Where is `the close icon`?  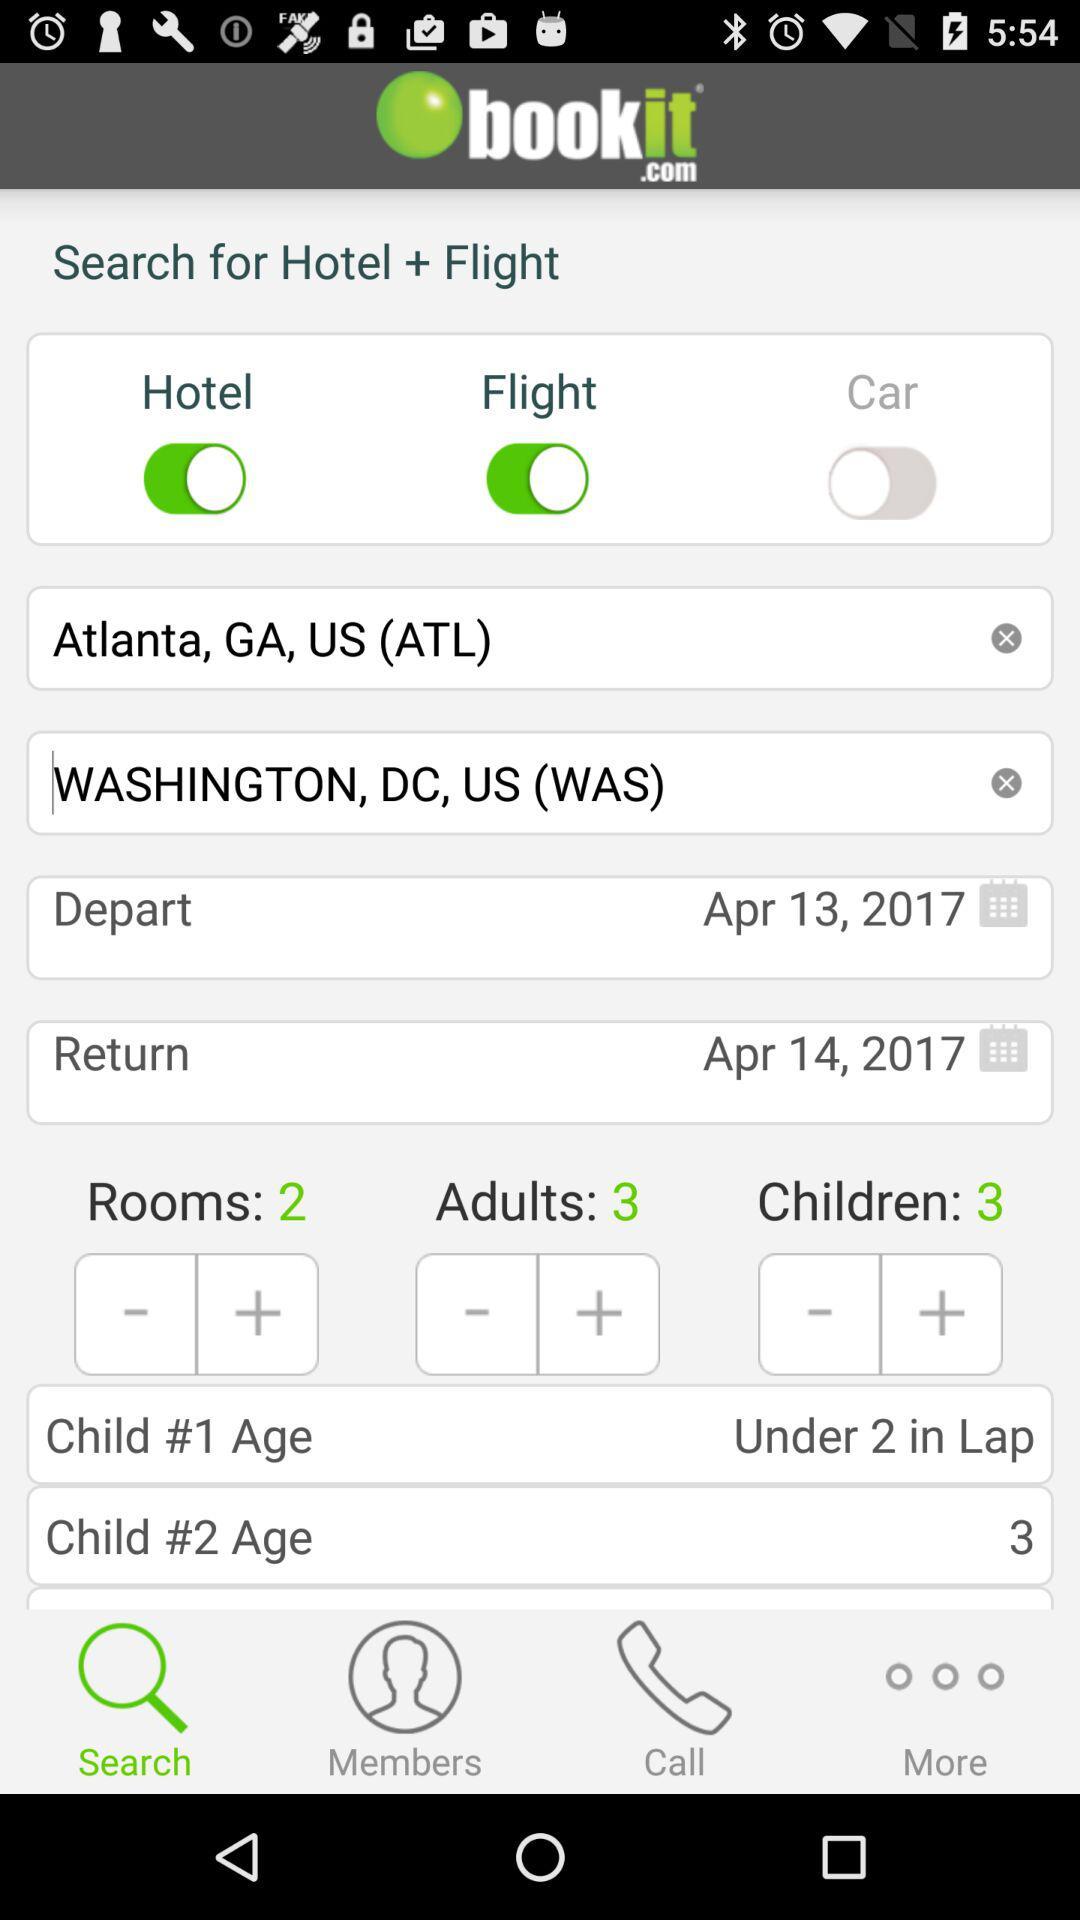
the close icon is located at coordinates (1006, 838).